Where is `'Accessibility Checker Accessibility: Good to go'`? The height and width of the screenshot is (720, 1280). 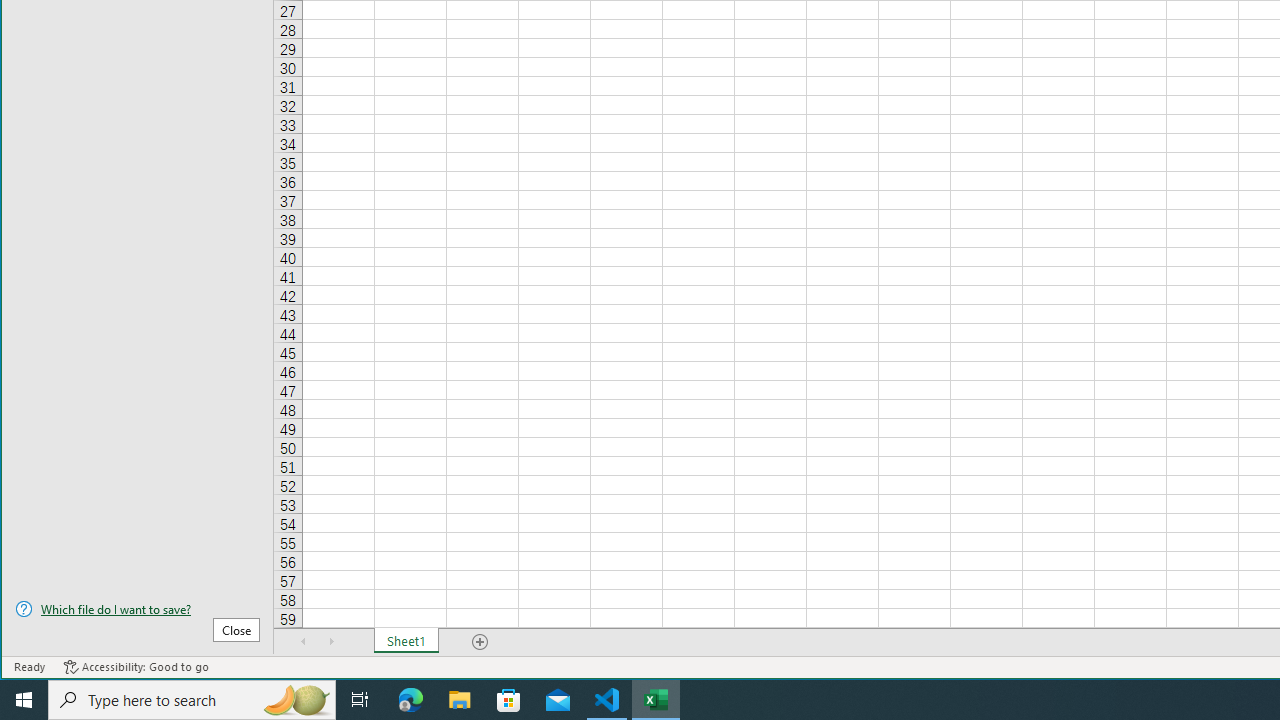 'Accessibility Checker Accessibility: Good to go' is located at coordinates (135, 667).